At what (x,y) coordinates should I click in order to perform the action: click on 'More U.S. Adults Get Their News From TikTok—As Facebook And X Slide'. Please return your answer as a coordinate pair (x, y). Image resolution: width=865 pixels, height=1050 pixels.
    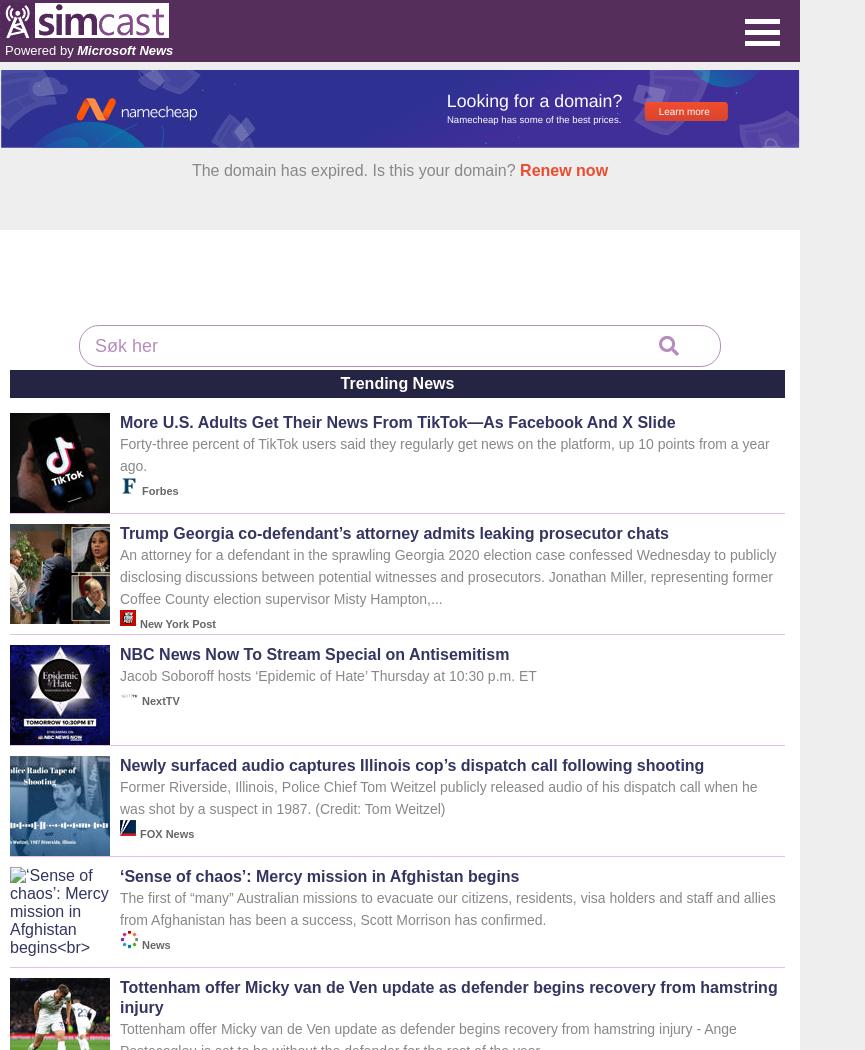
    Looking at the image, I should click on (397, 421).